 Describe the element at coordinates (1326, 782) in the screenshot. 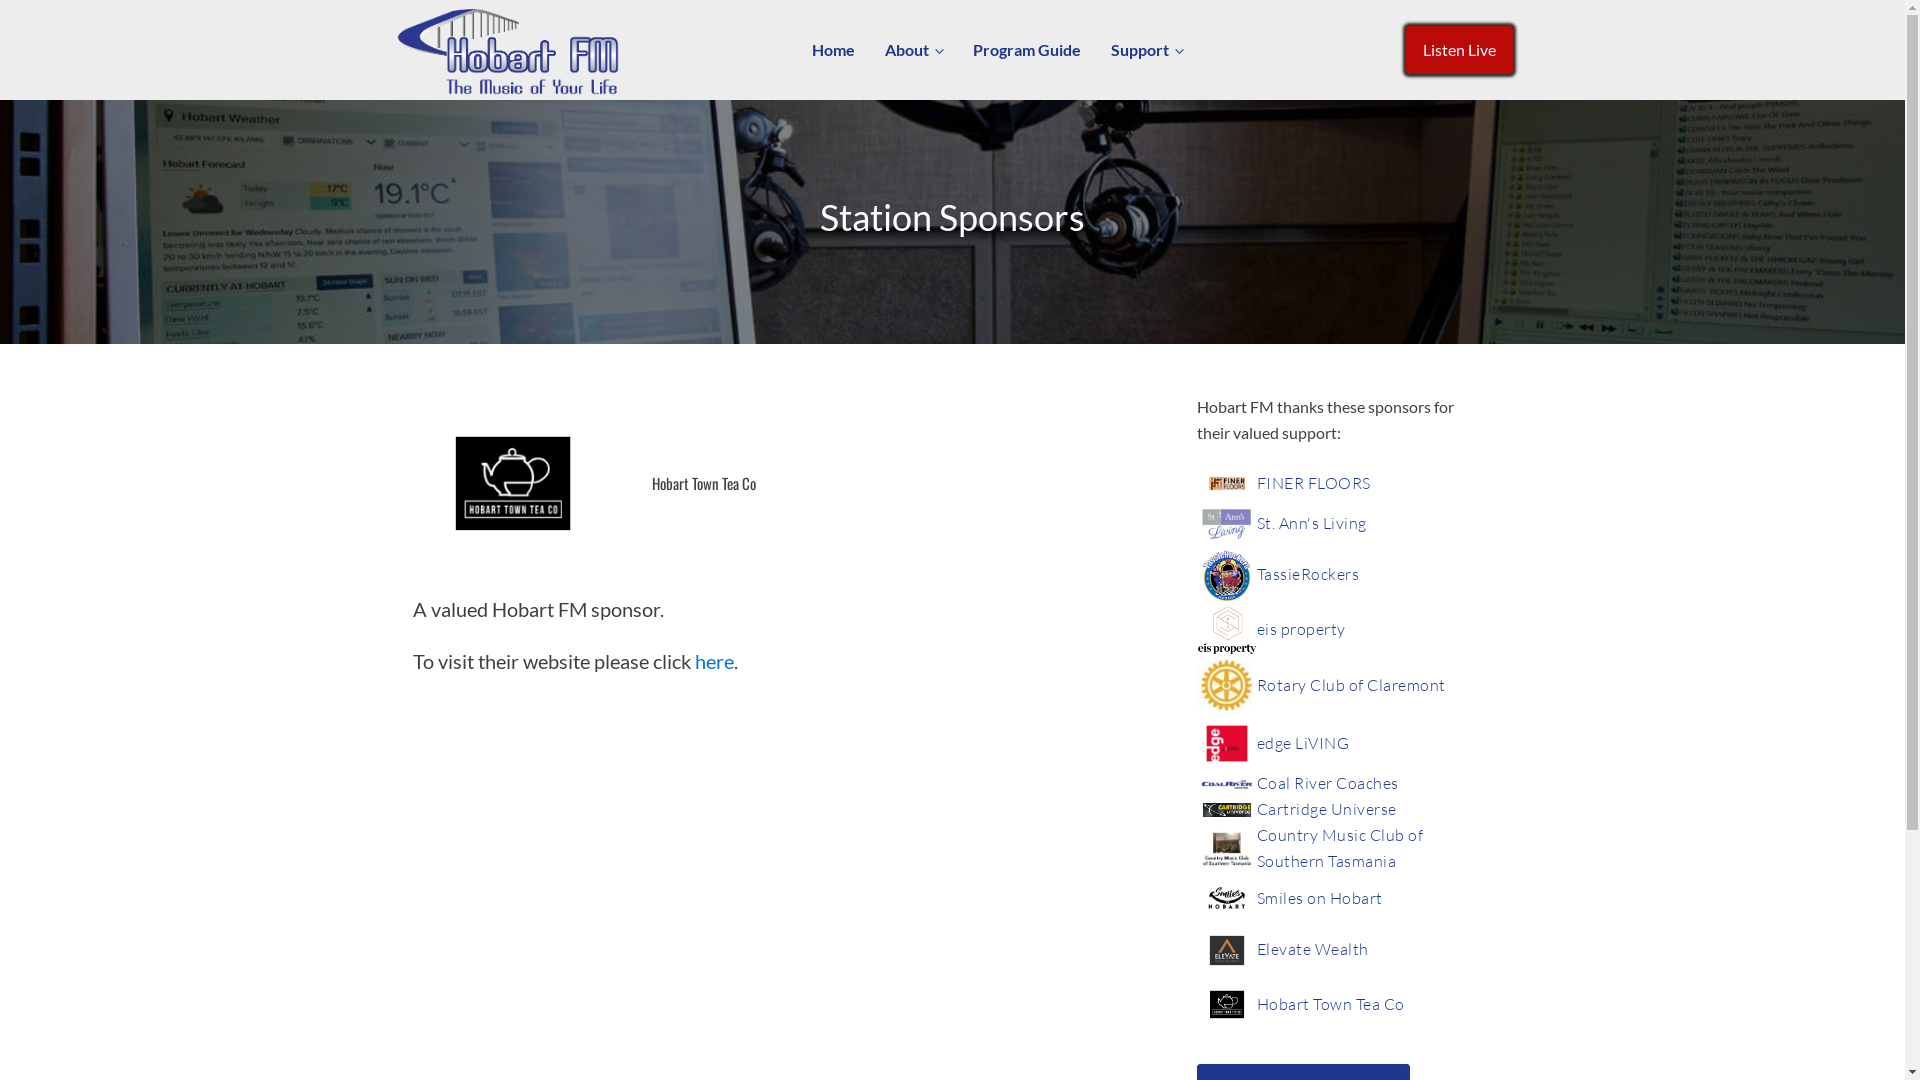

I see `'Coal River Coaches'` at that location.